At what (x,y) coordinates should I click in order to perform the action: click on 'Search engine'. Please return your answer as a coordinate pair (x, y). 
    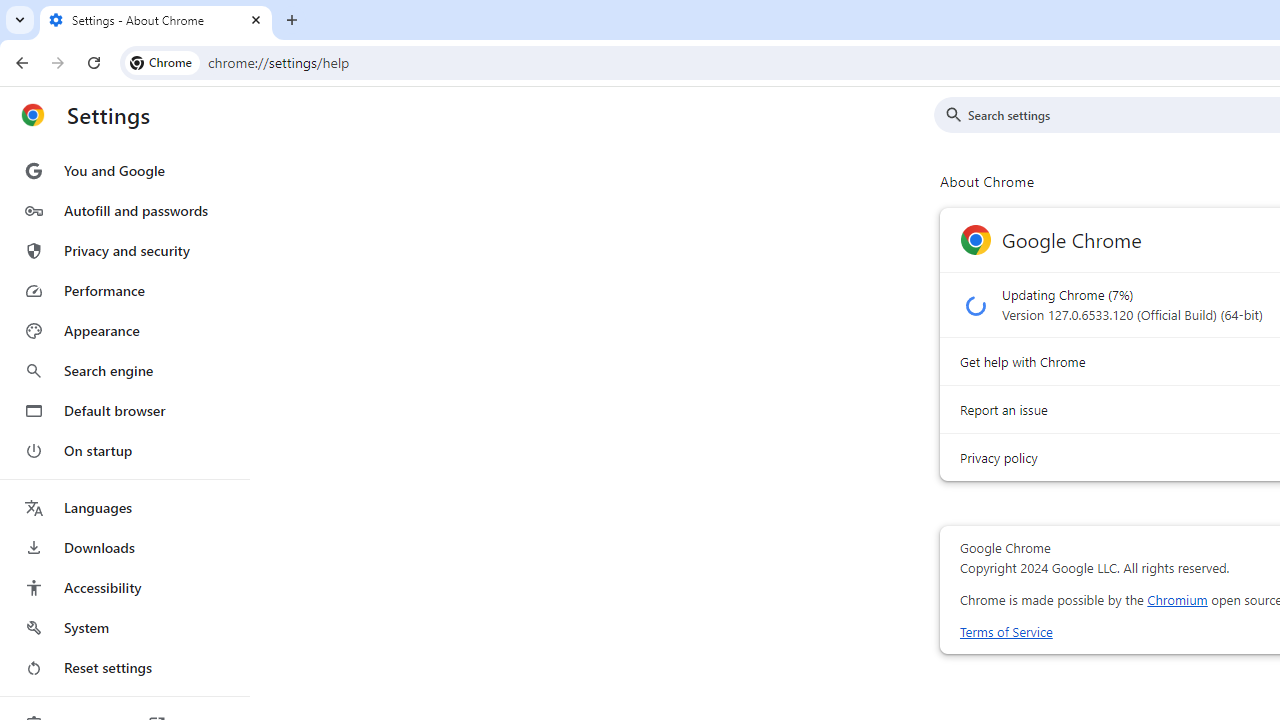
    Looking at the image, I should click on (123, 371).